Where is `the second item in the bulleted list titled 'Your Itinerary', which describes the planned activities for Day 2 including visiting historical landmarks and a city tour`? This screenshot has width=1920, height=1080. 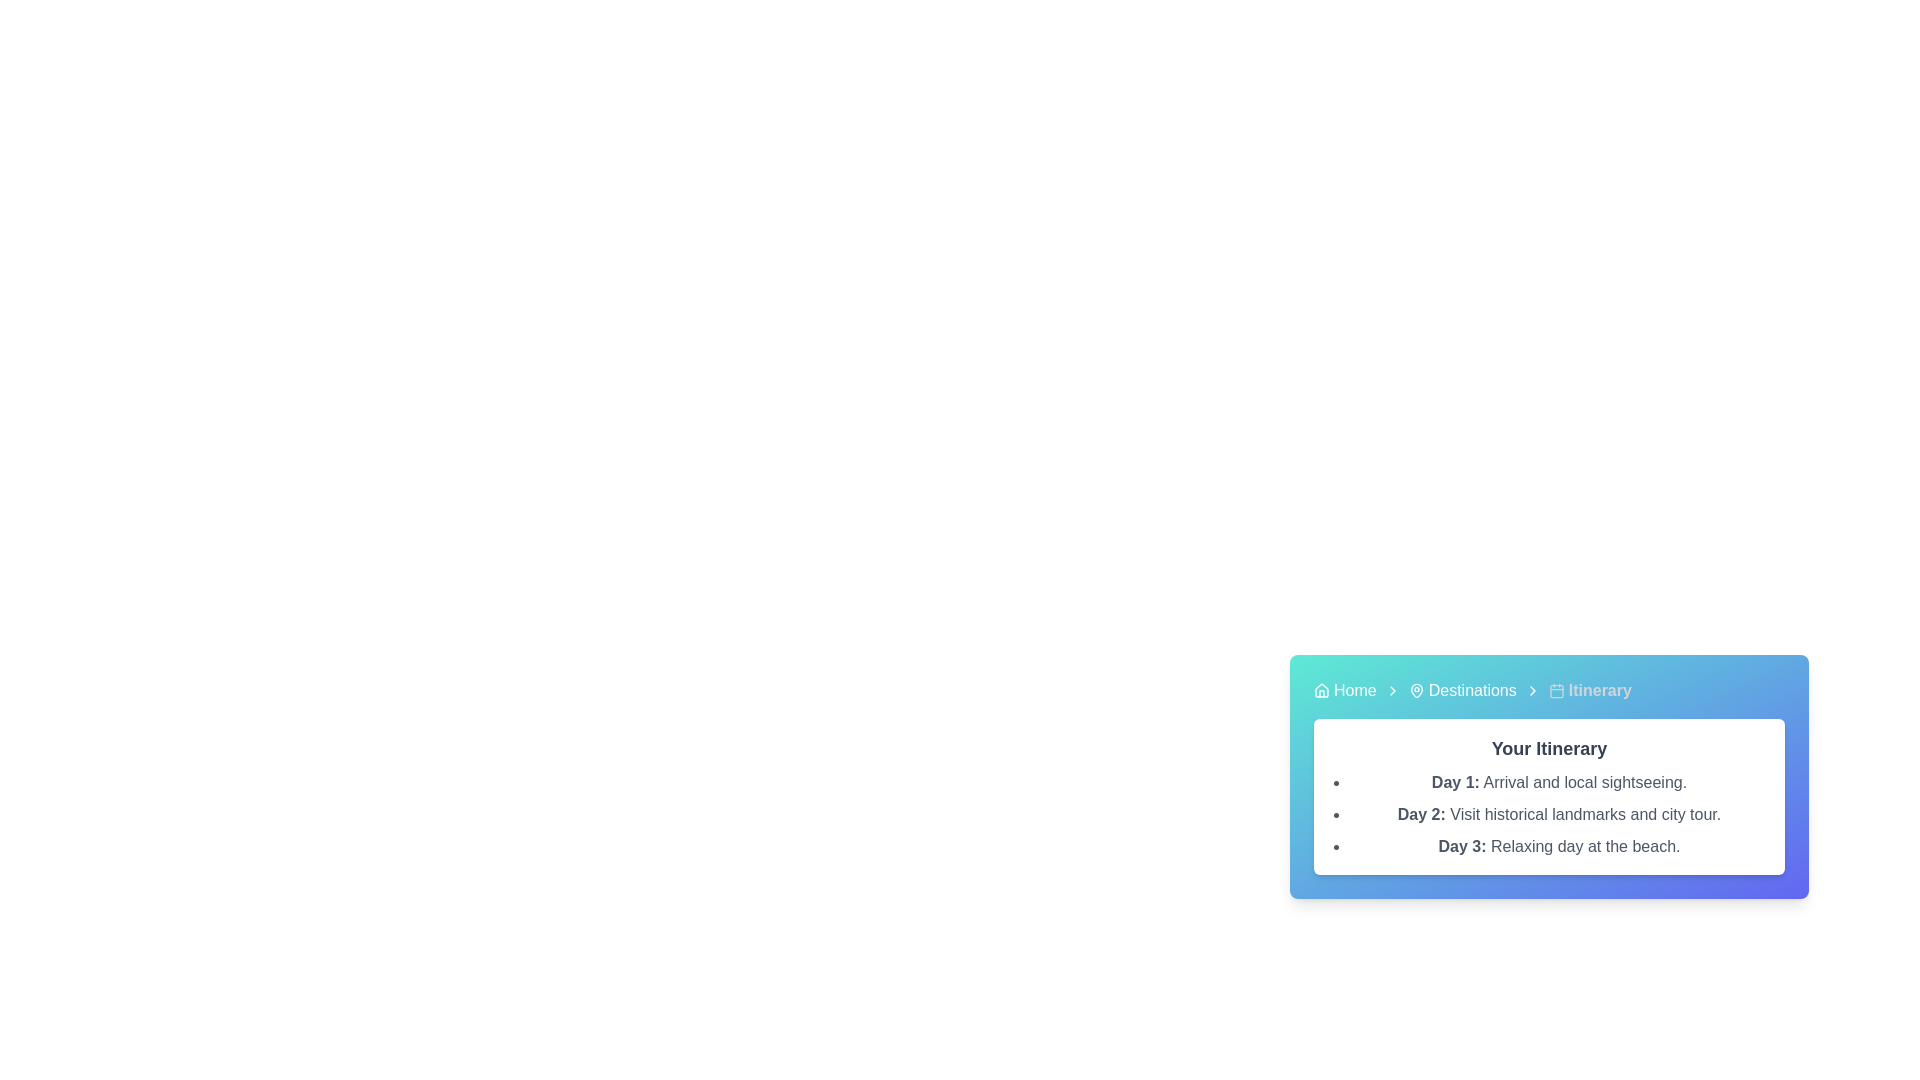
the second item in the bulleted list titled 'Your Itinerary', which describes the planned activities for Day 2 including visiting historical landmarks and a city tour is located at coordinates (1558, 814).